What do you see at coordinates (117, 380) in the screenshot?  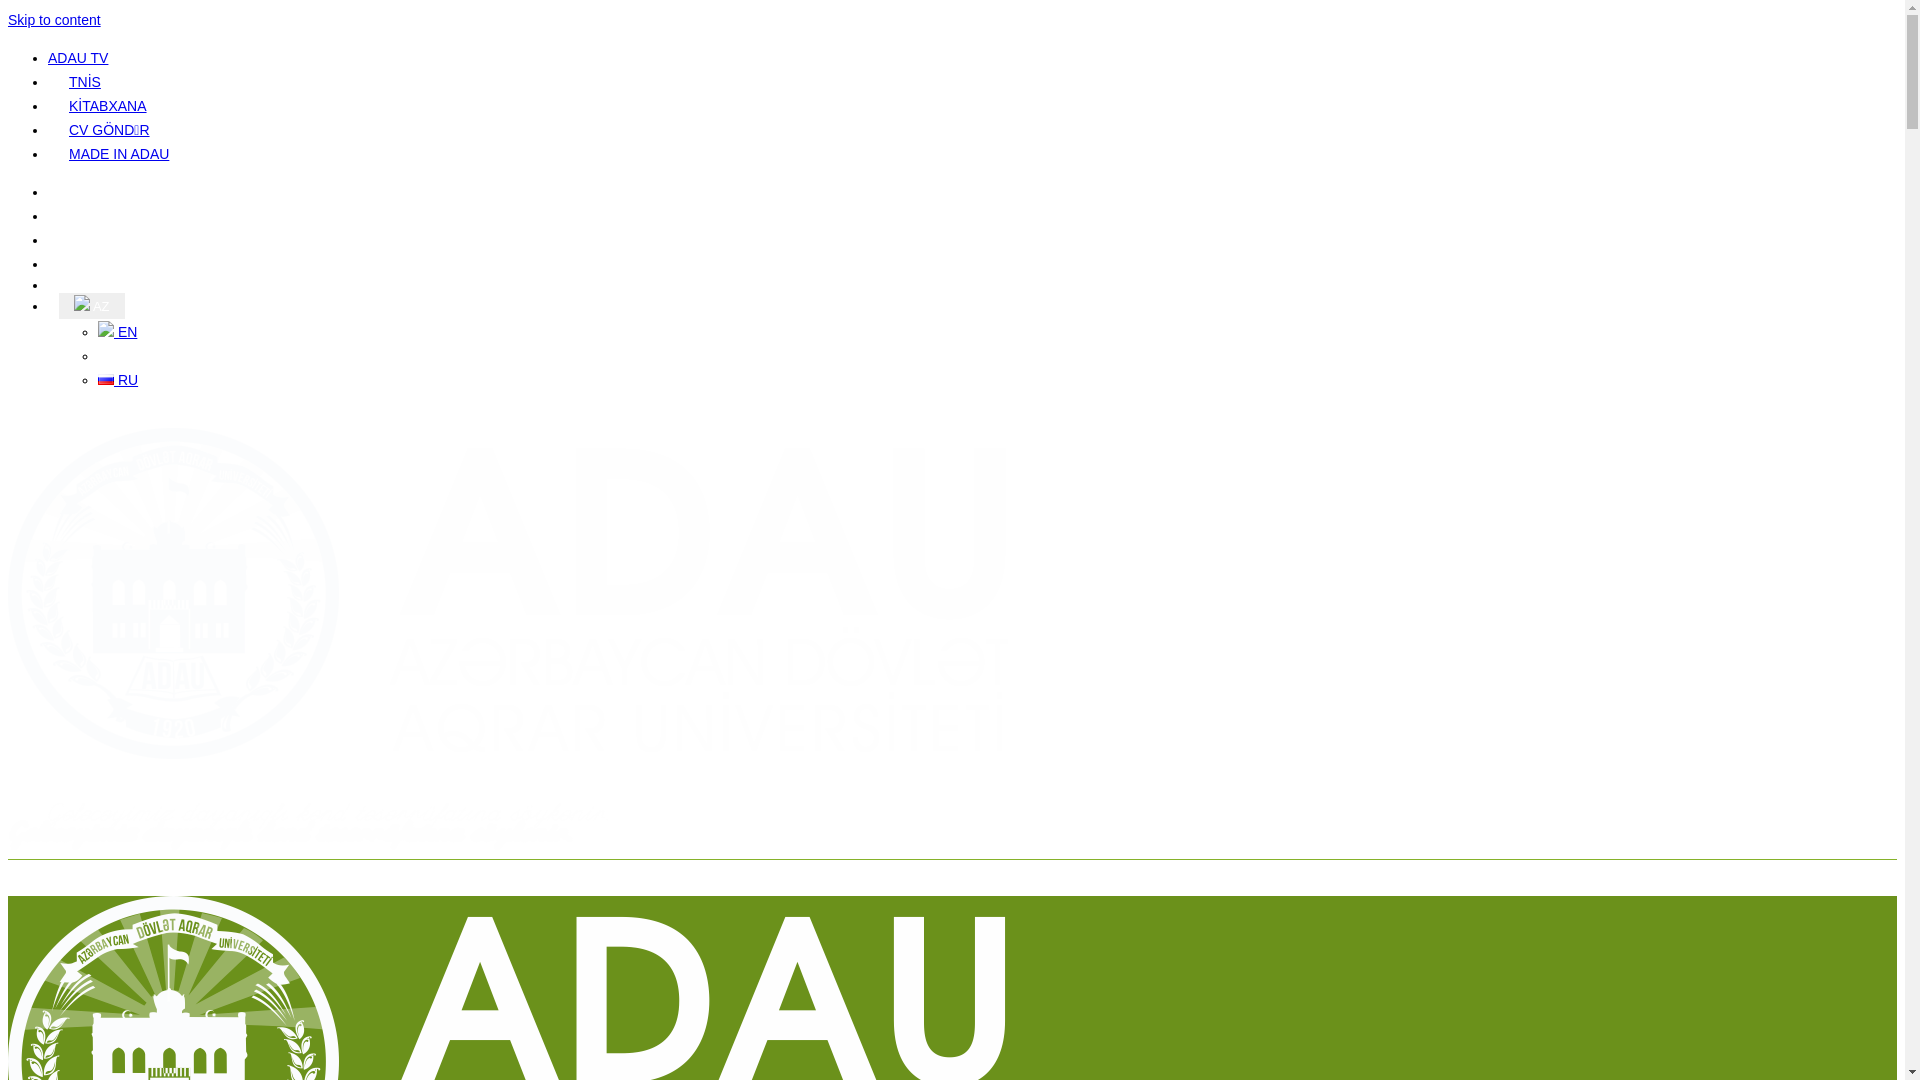 I see `'RU'` at bounding box center [117, 380].